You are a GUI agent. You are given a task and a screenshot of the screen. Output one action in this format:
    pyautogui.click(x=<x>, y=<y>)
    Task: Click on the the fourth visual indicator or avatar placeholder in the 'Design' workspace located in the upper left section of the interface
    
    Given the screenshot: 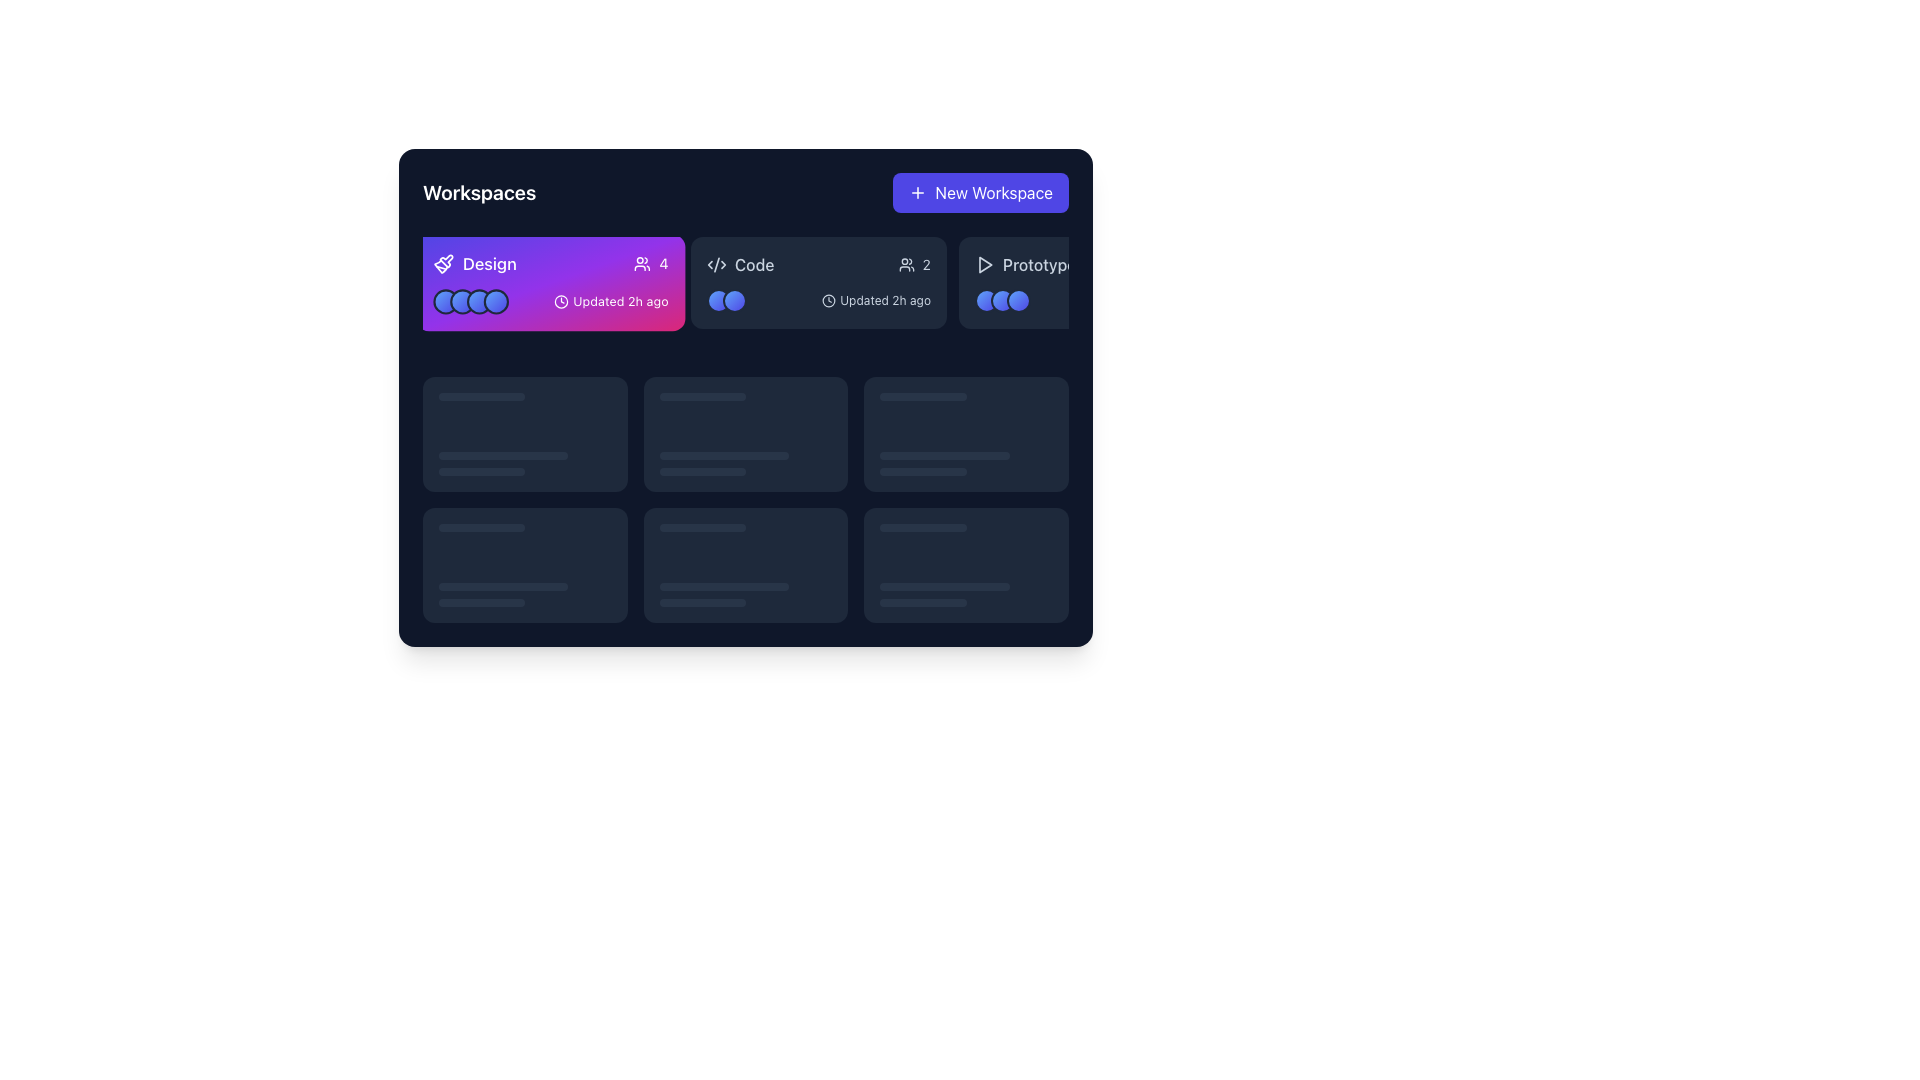 What is the action you would take?
    pyautogui.click(x=496, y=301)
    